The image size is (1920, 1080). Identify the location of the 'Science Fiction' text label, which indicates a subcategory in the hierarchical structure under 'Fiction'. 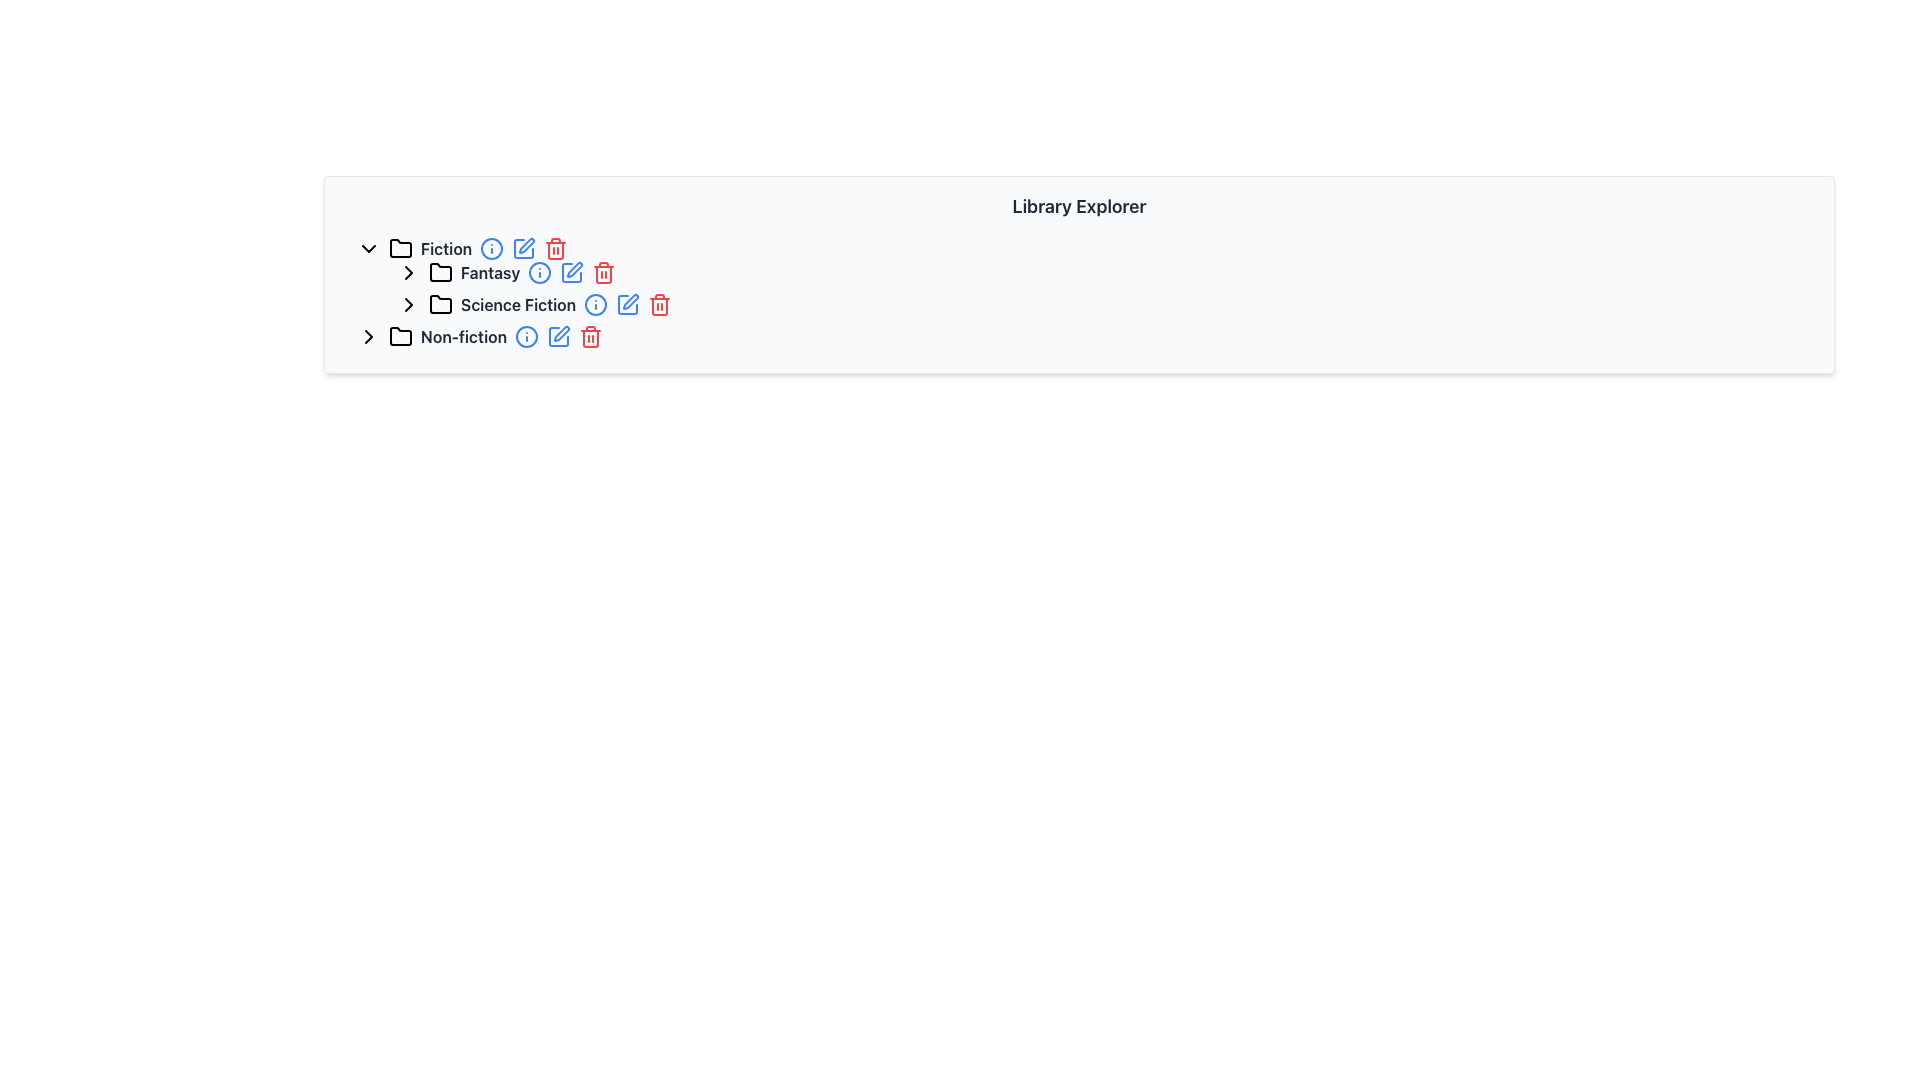
(518, 304).